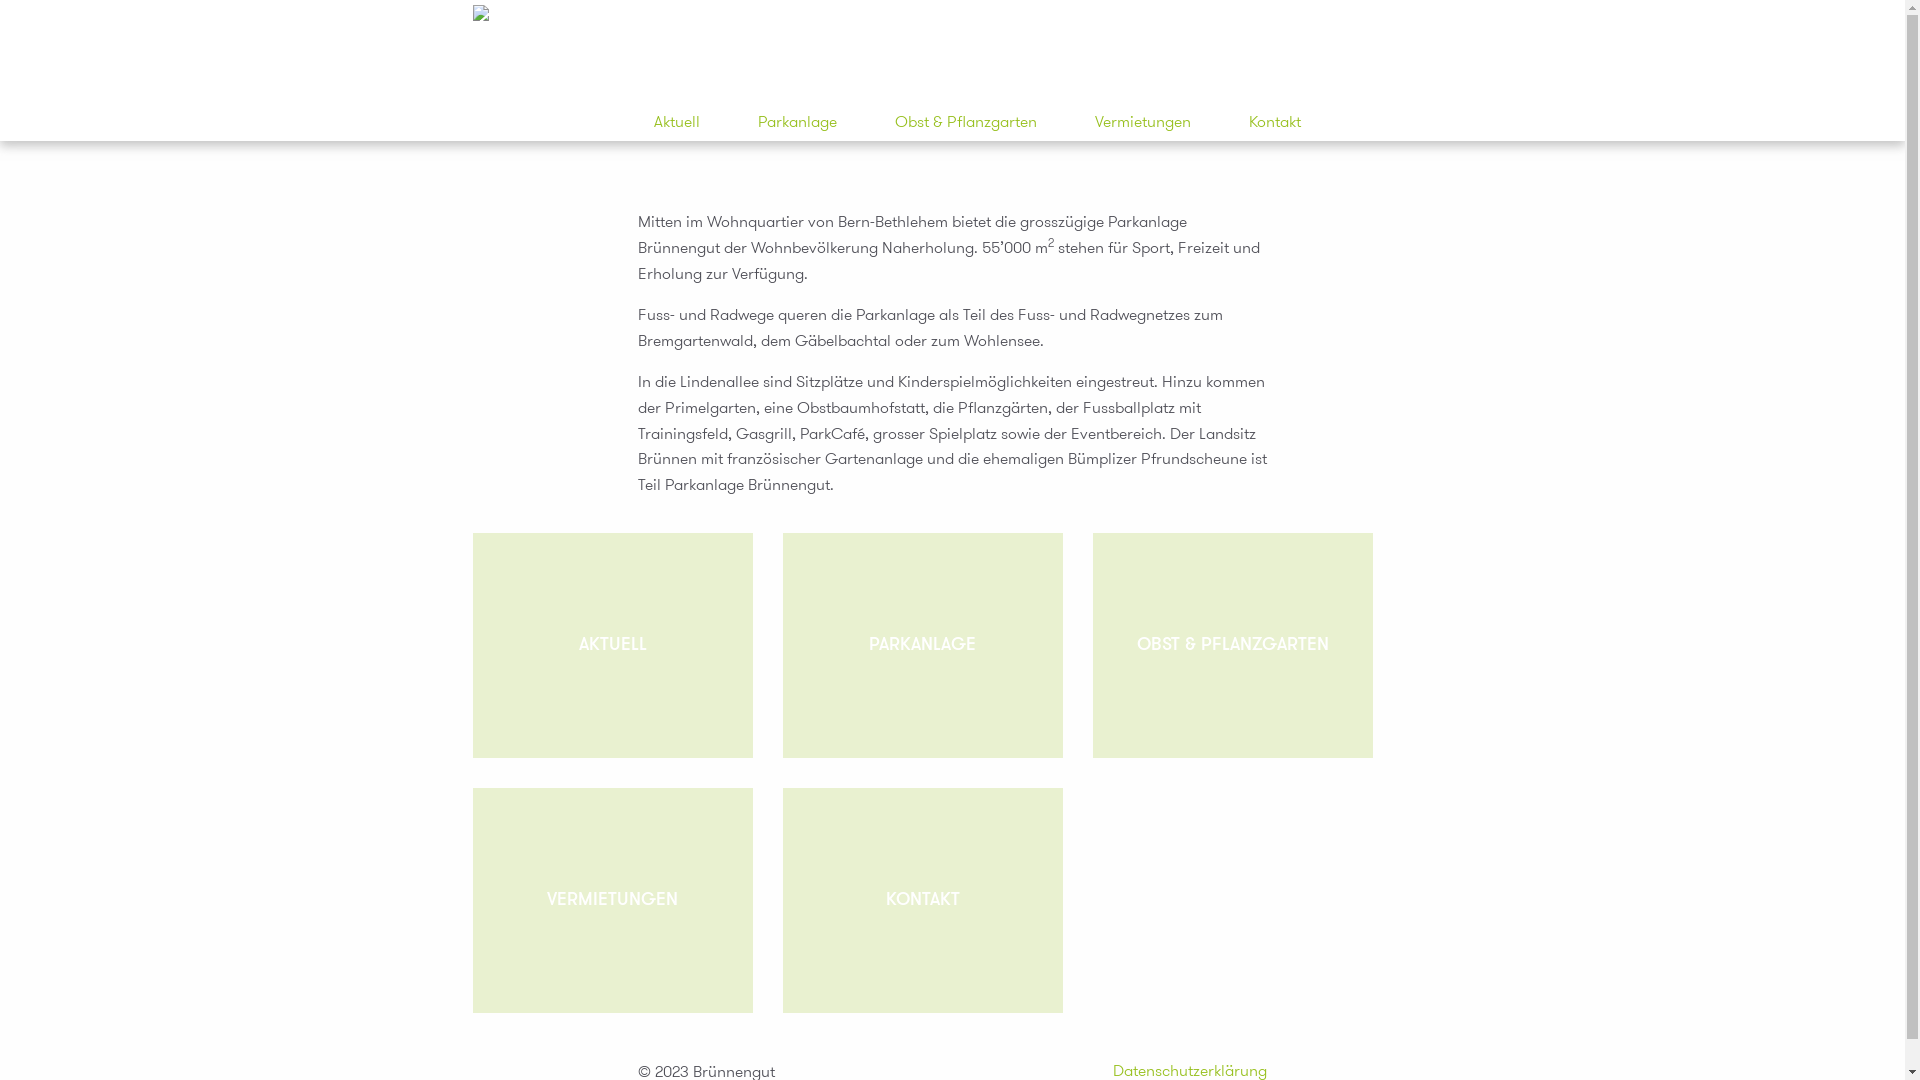 The image size is (1920, 1080). I want to click on 'PARKANLAGE', so click(920, 645).